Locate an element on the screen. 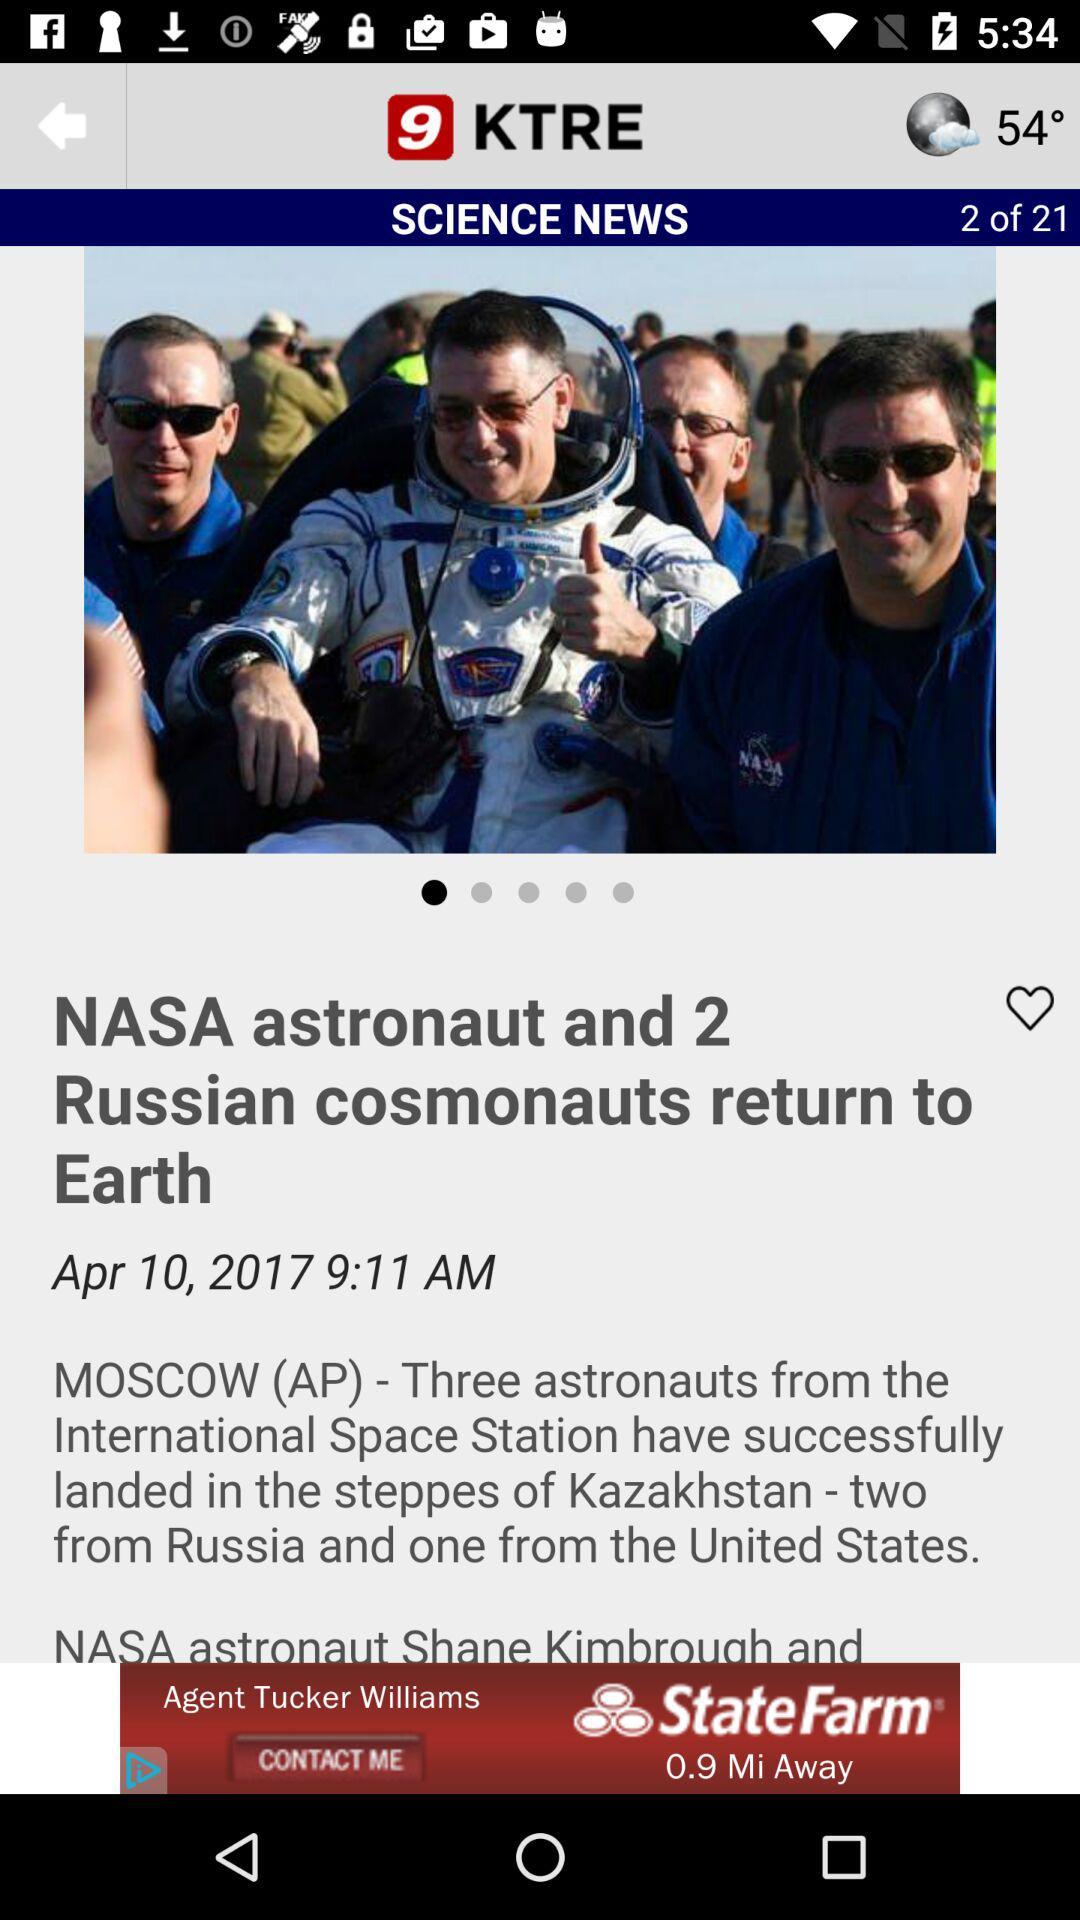 Image resolution: width=1080 pixels, height=1920 pixels. the option is located at coordinates (540, 1727).